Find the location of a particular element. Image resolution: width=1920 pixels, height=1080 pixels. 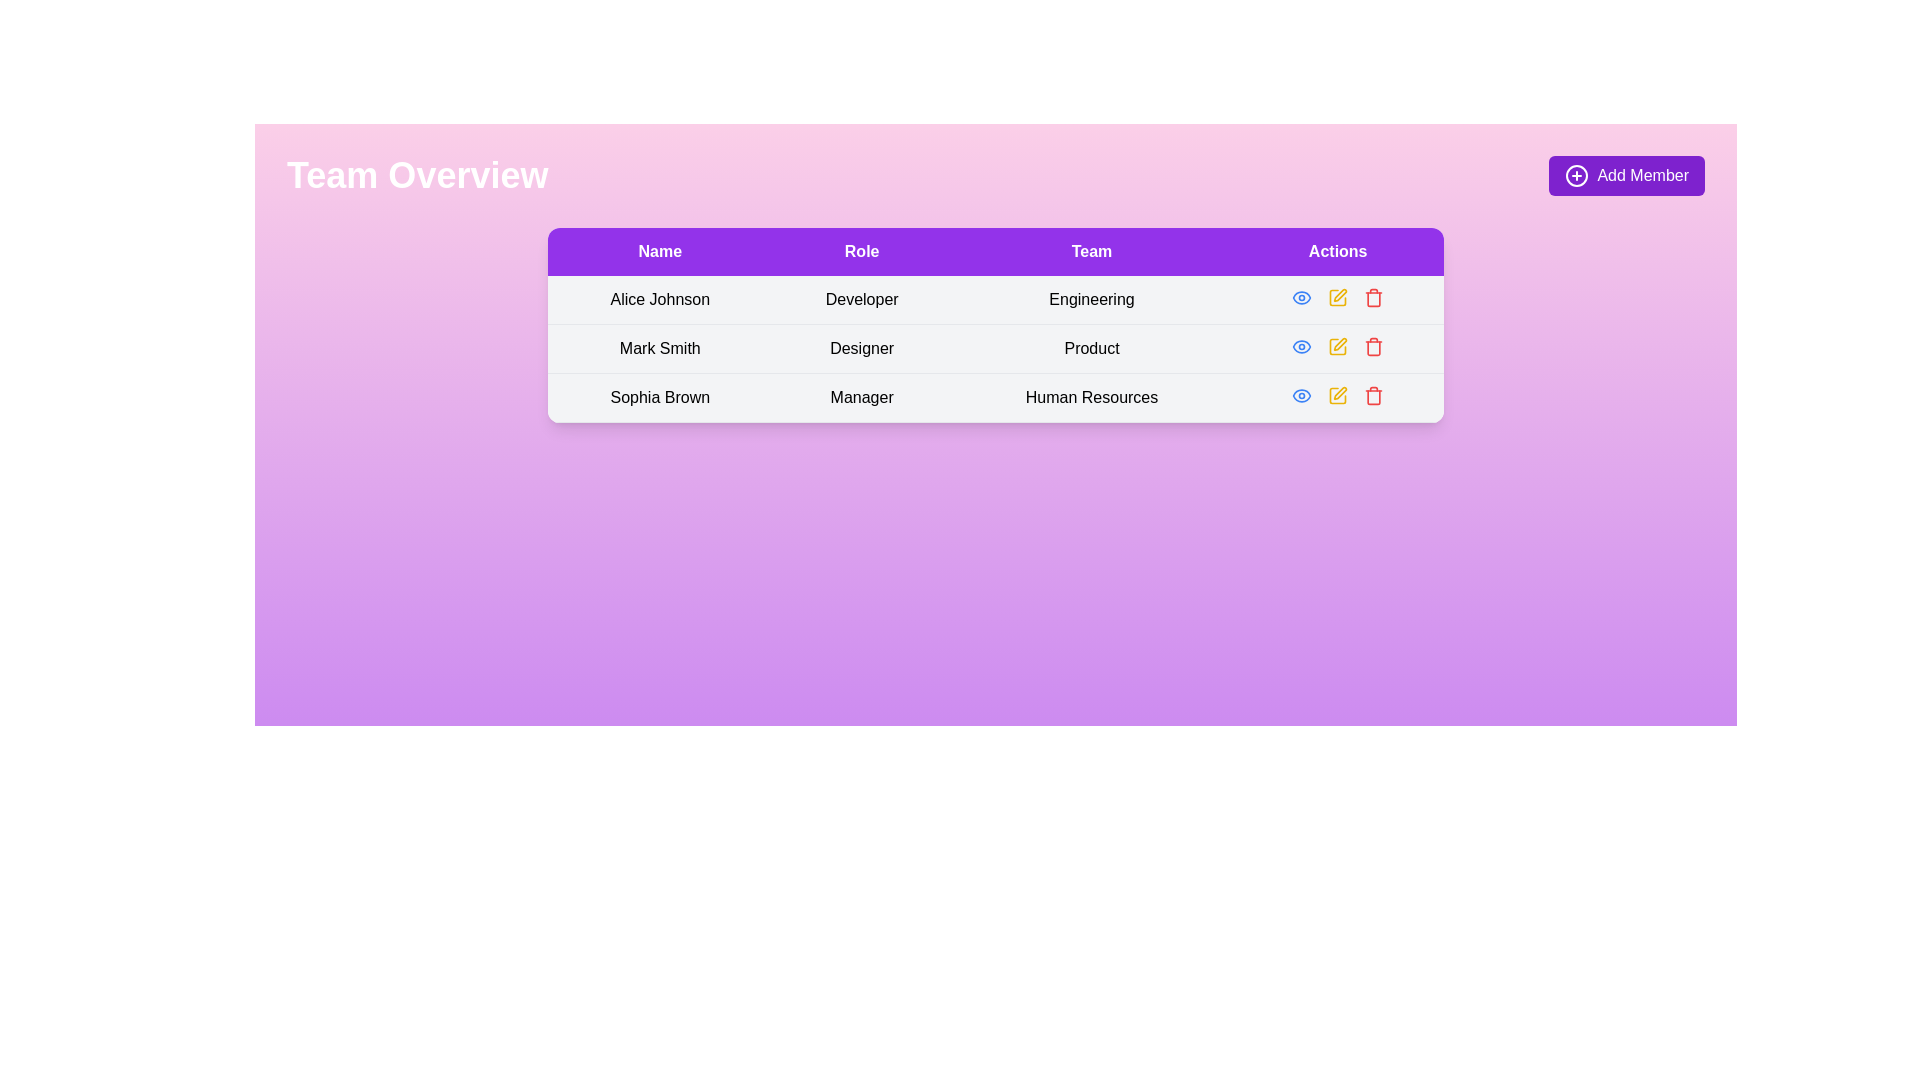

the 'Team Overview' text label that is styled with large, bold, white typography and is located at the upper left portion of the interface is located at coordinates (416, 175).